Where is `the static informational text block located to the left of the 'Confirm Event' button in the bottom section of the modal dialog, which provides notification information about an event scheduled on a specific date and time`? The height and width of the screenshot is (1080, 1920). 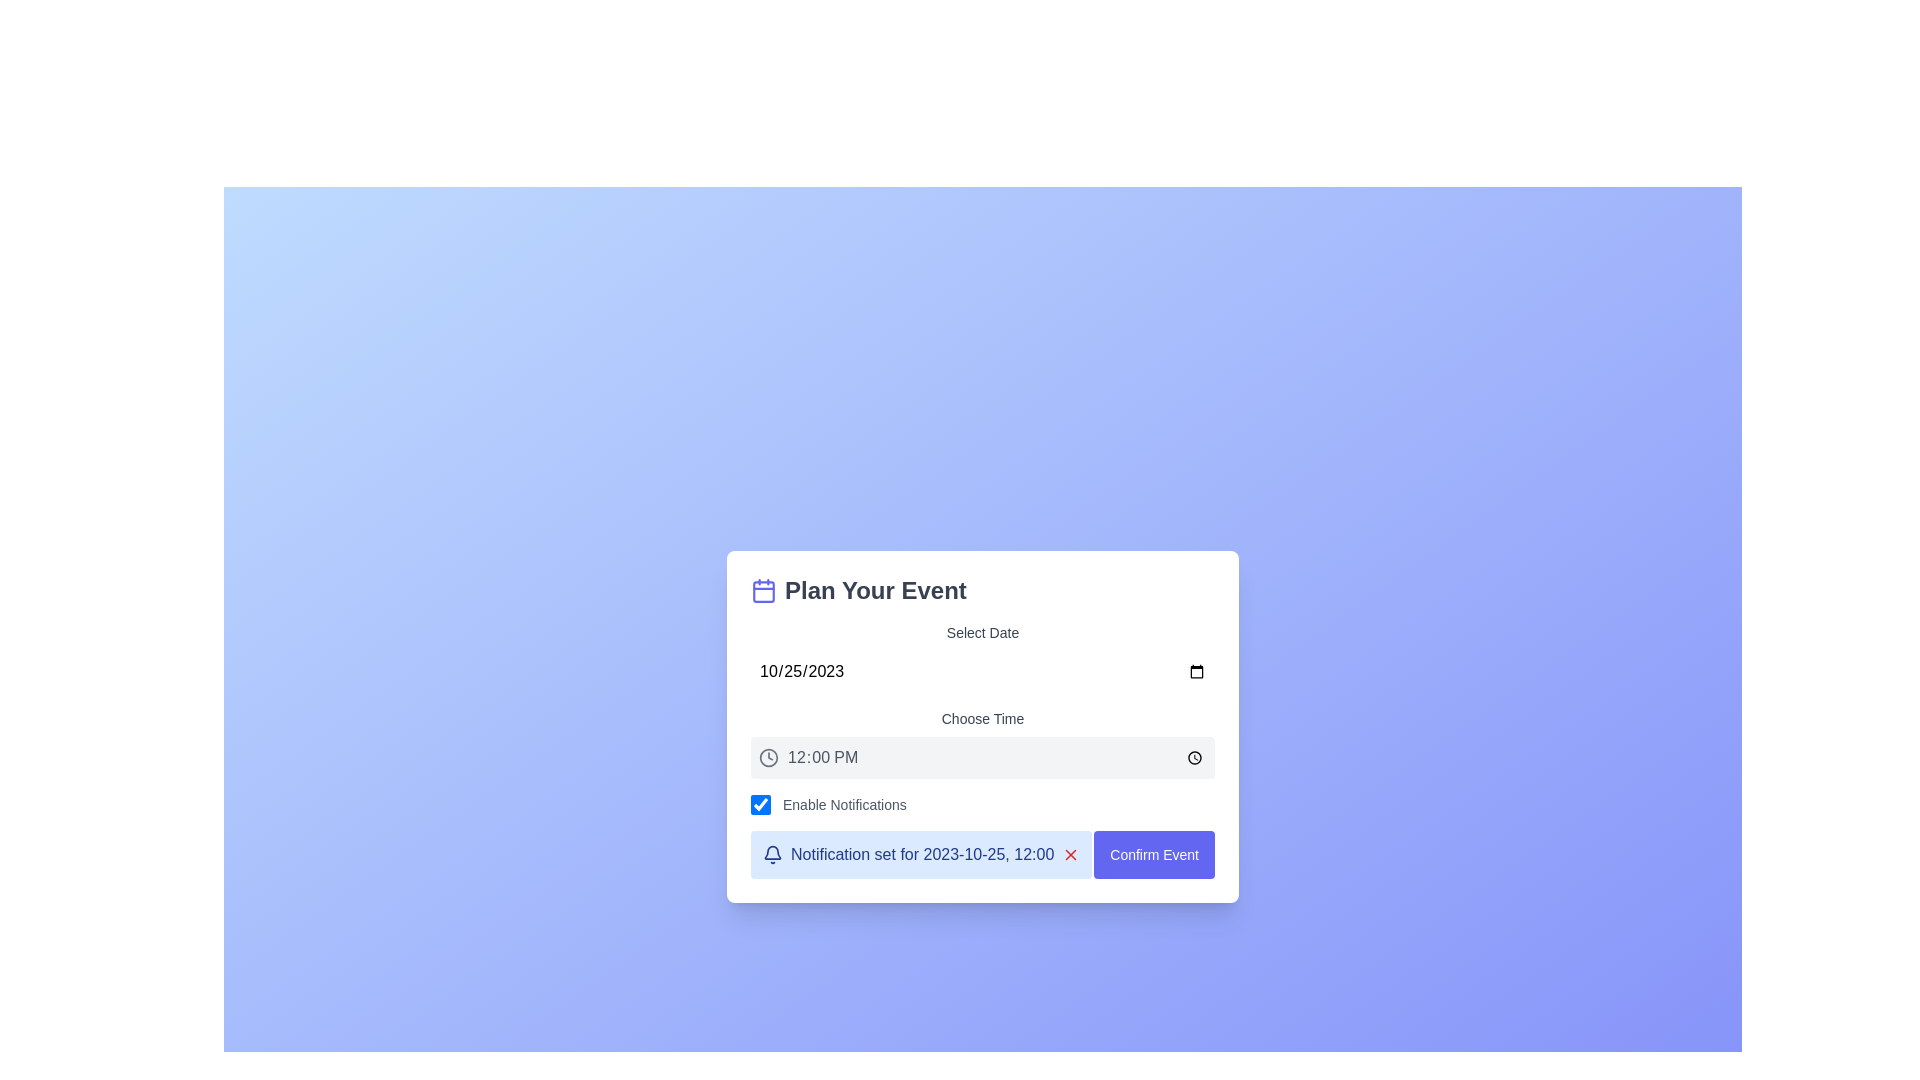
the static informational text block located to the left of the 'Confirm Event' button in the bottom section of the modal dialog, which provides notification information about an event scheduled on a specific date and time is located at coordinates (920, 855).